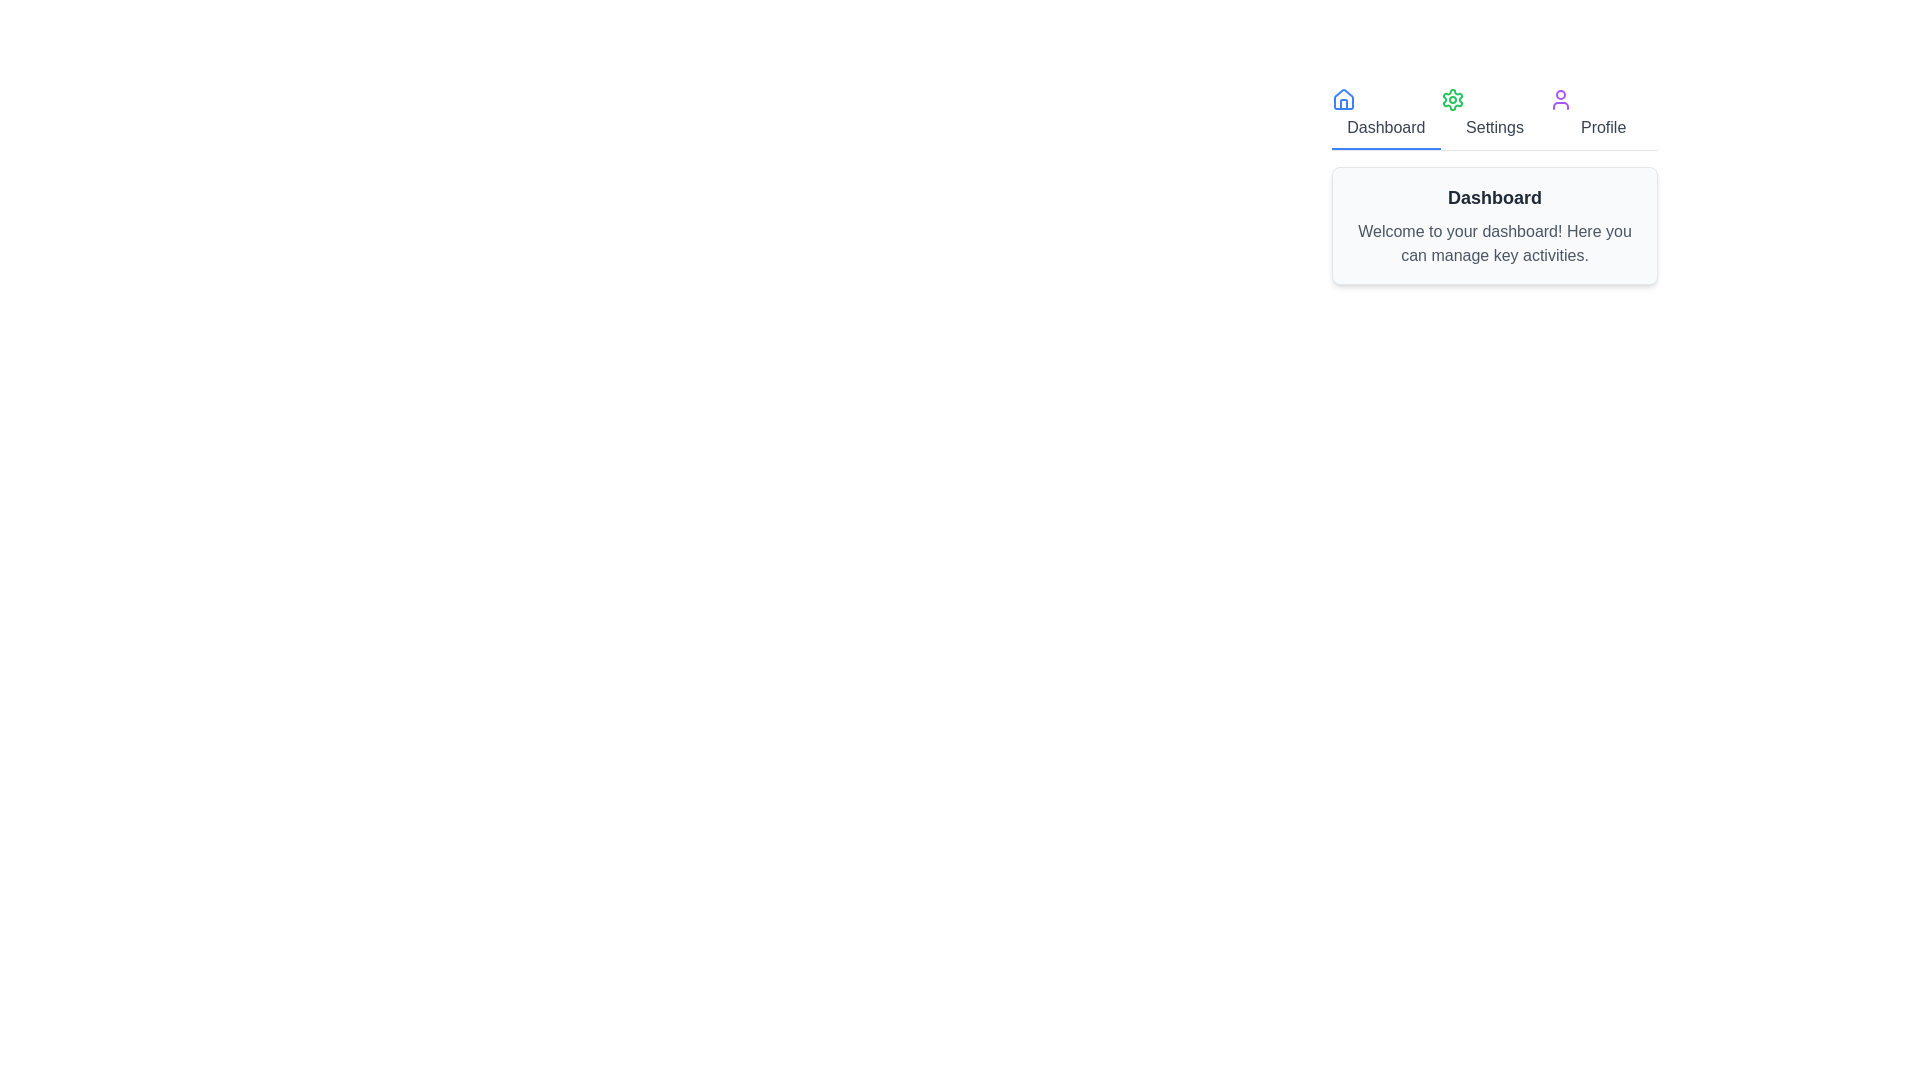  Describe the element at coordinates (1344, 100) in the screenshot. I see `the icon of the Dashboard tab to see visual feedback` at that location.